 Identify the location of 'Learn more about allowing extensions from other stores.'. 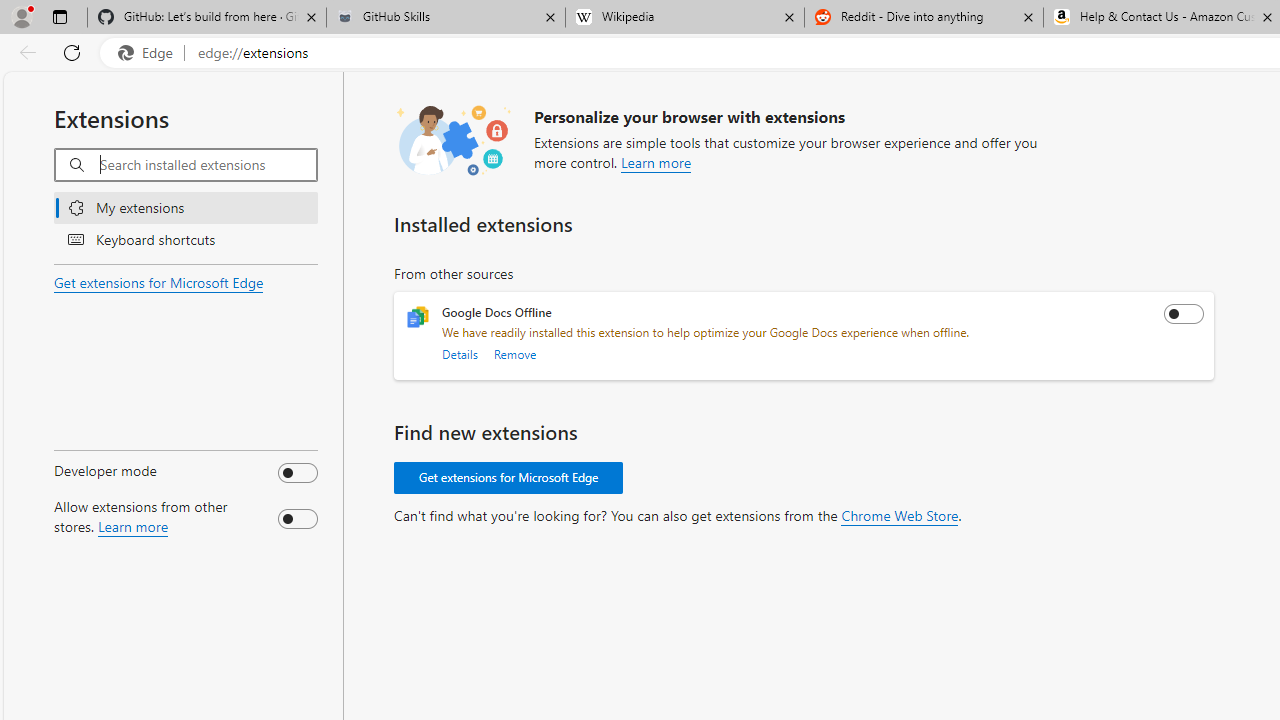
(131, 526).